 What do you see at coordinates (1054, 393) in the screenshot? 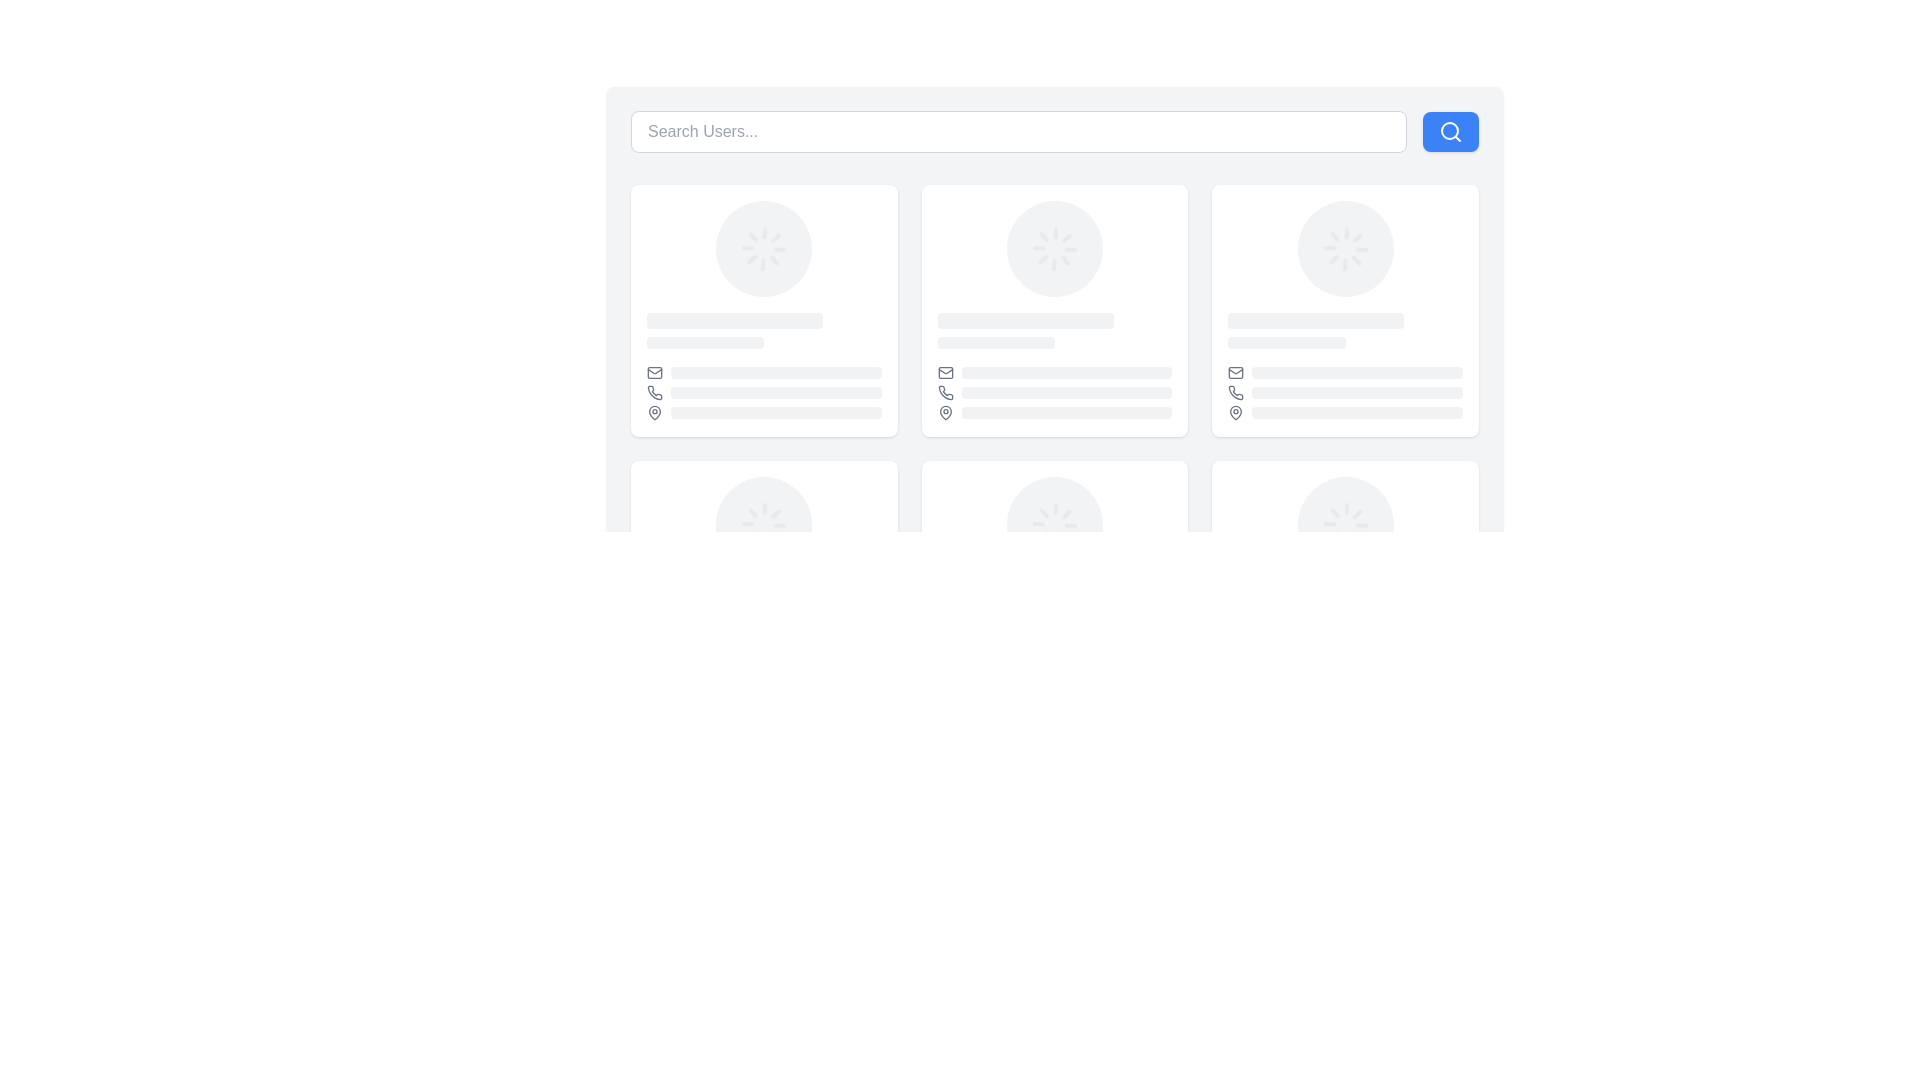
I see `the styling of the placeholder element, which features a phone icon to the left of a gray rectangle with rounded corners, located in the second row of a grid layout` at bounding box center [1054, 393].